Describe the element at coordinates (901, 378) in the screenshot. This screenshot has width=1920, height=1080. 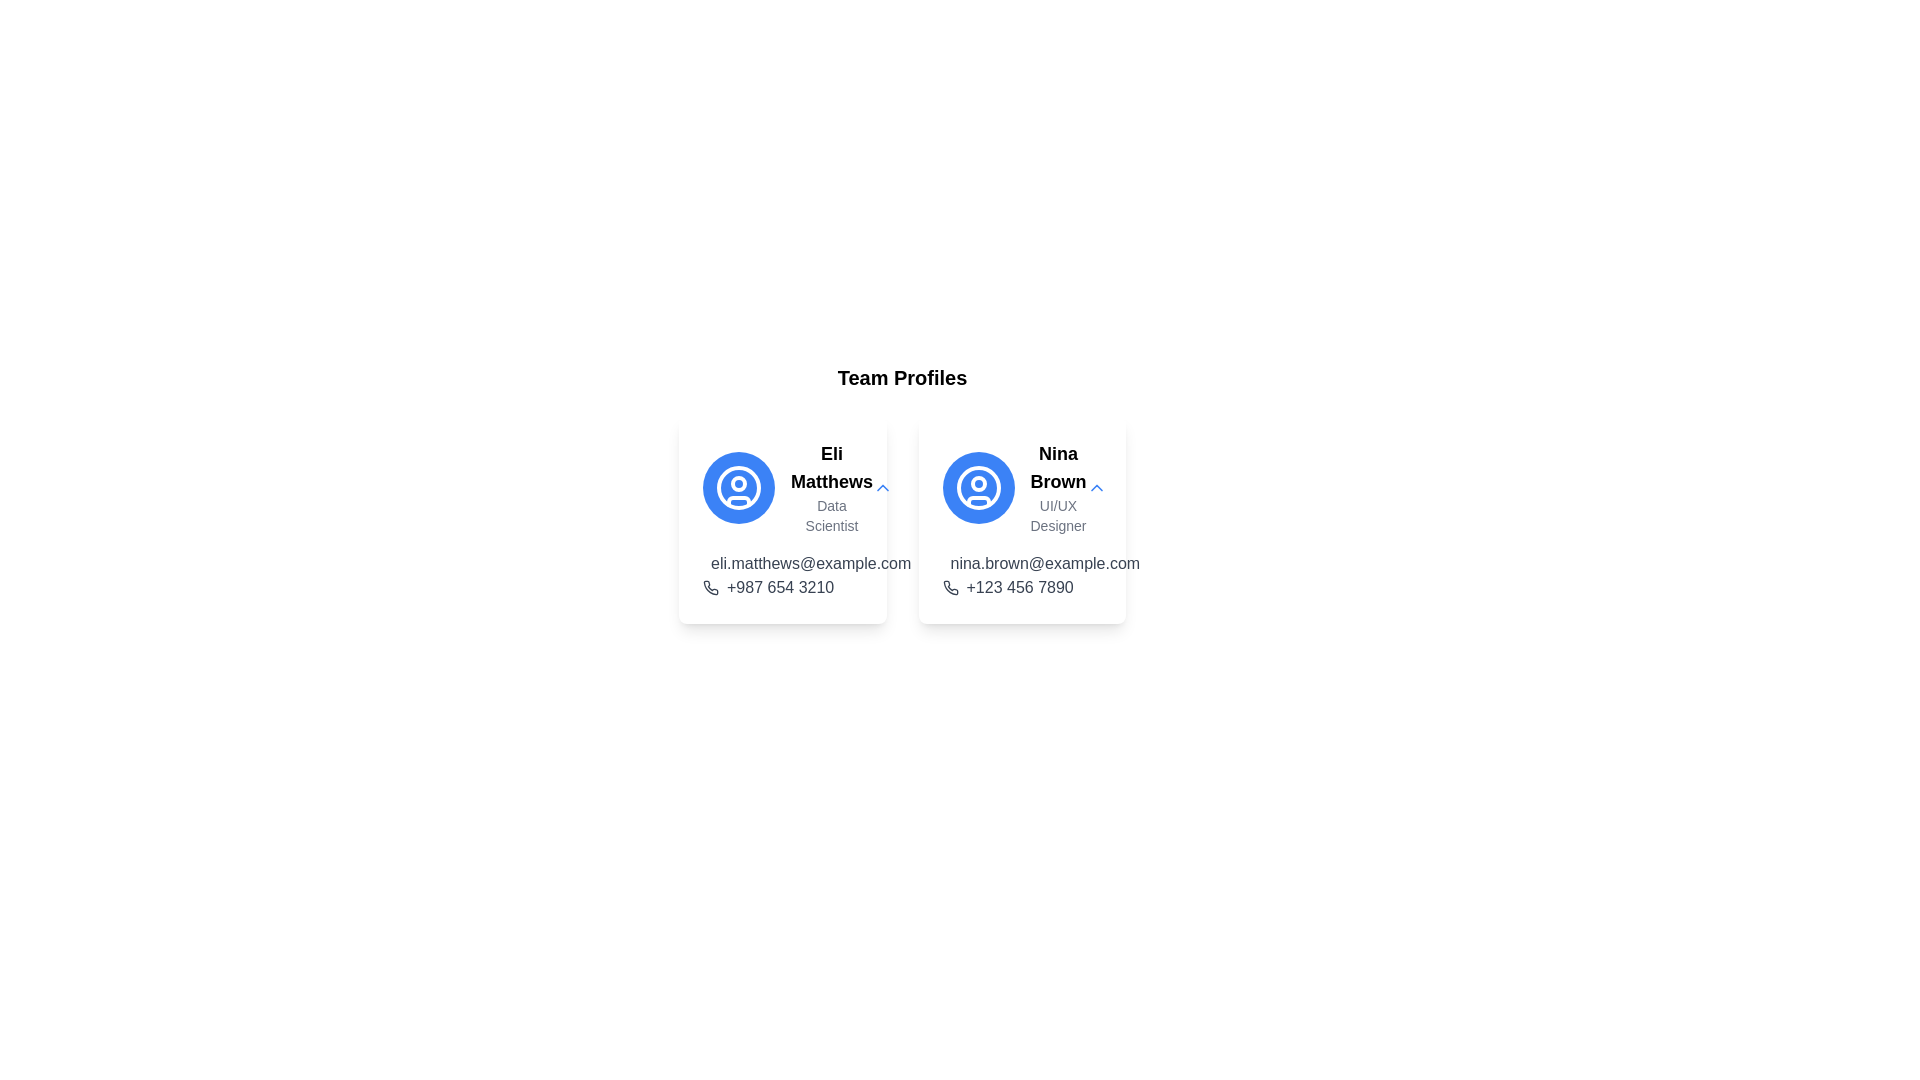
I see `the Text Heading displaying 'Team Profiles'` at that location.